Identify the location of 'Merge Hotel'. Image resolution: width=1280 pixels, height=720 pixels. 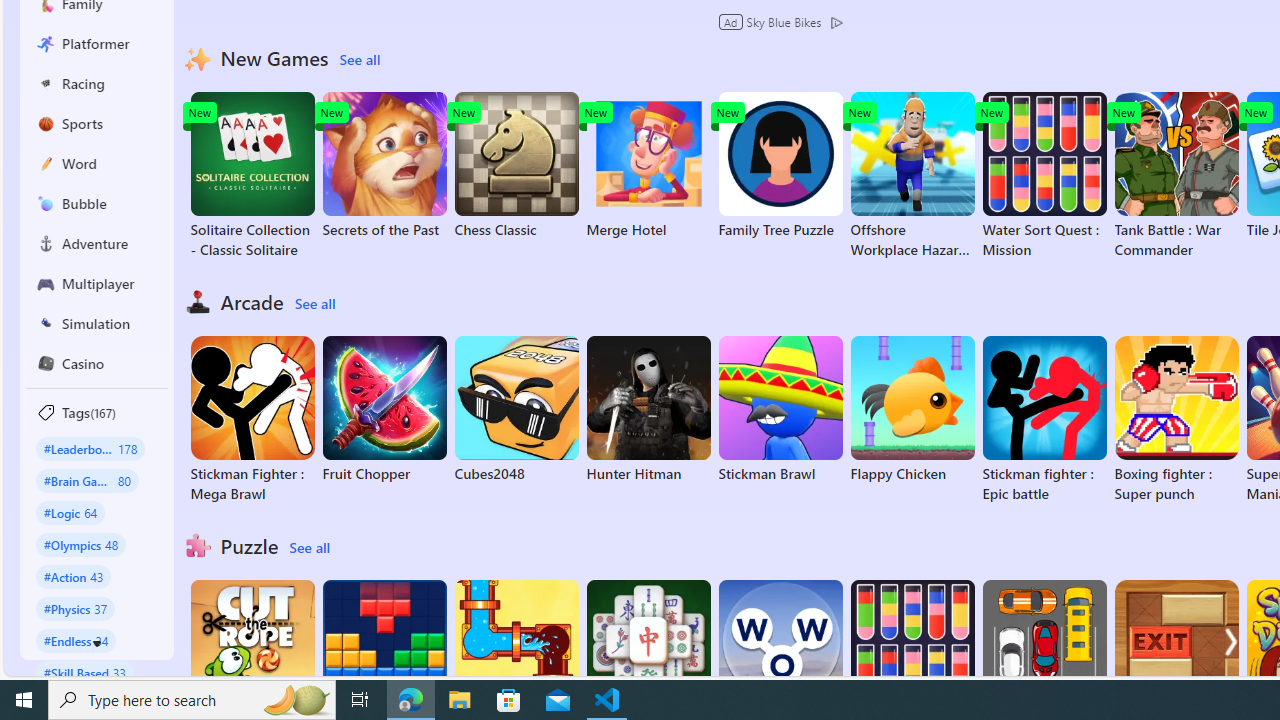
(648, 164).